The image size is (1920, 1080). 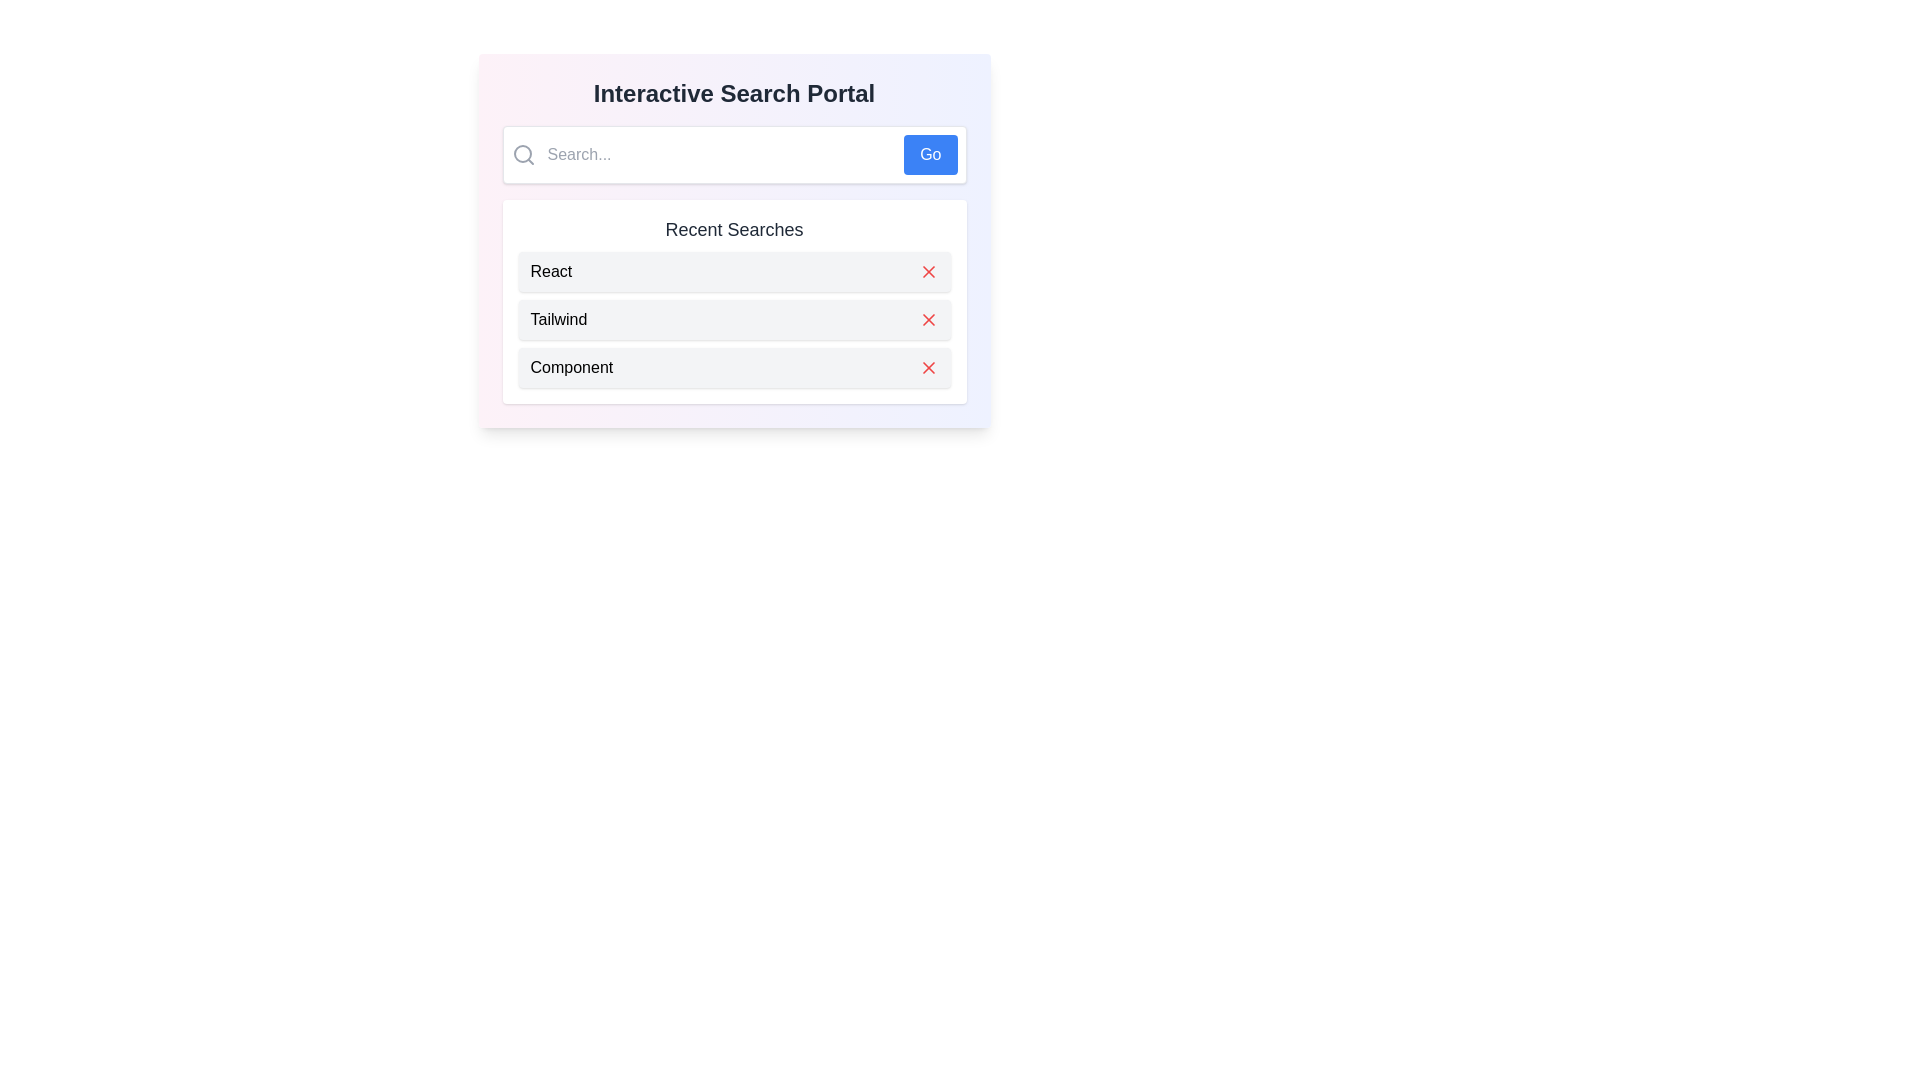 What do you see at coordinates (551, 272) in the screenshot?
I see `the text label for the recent search term` at bounding box center [551, 272].